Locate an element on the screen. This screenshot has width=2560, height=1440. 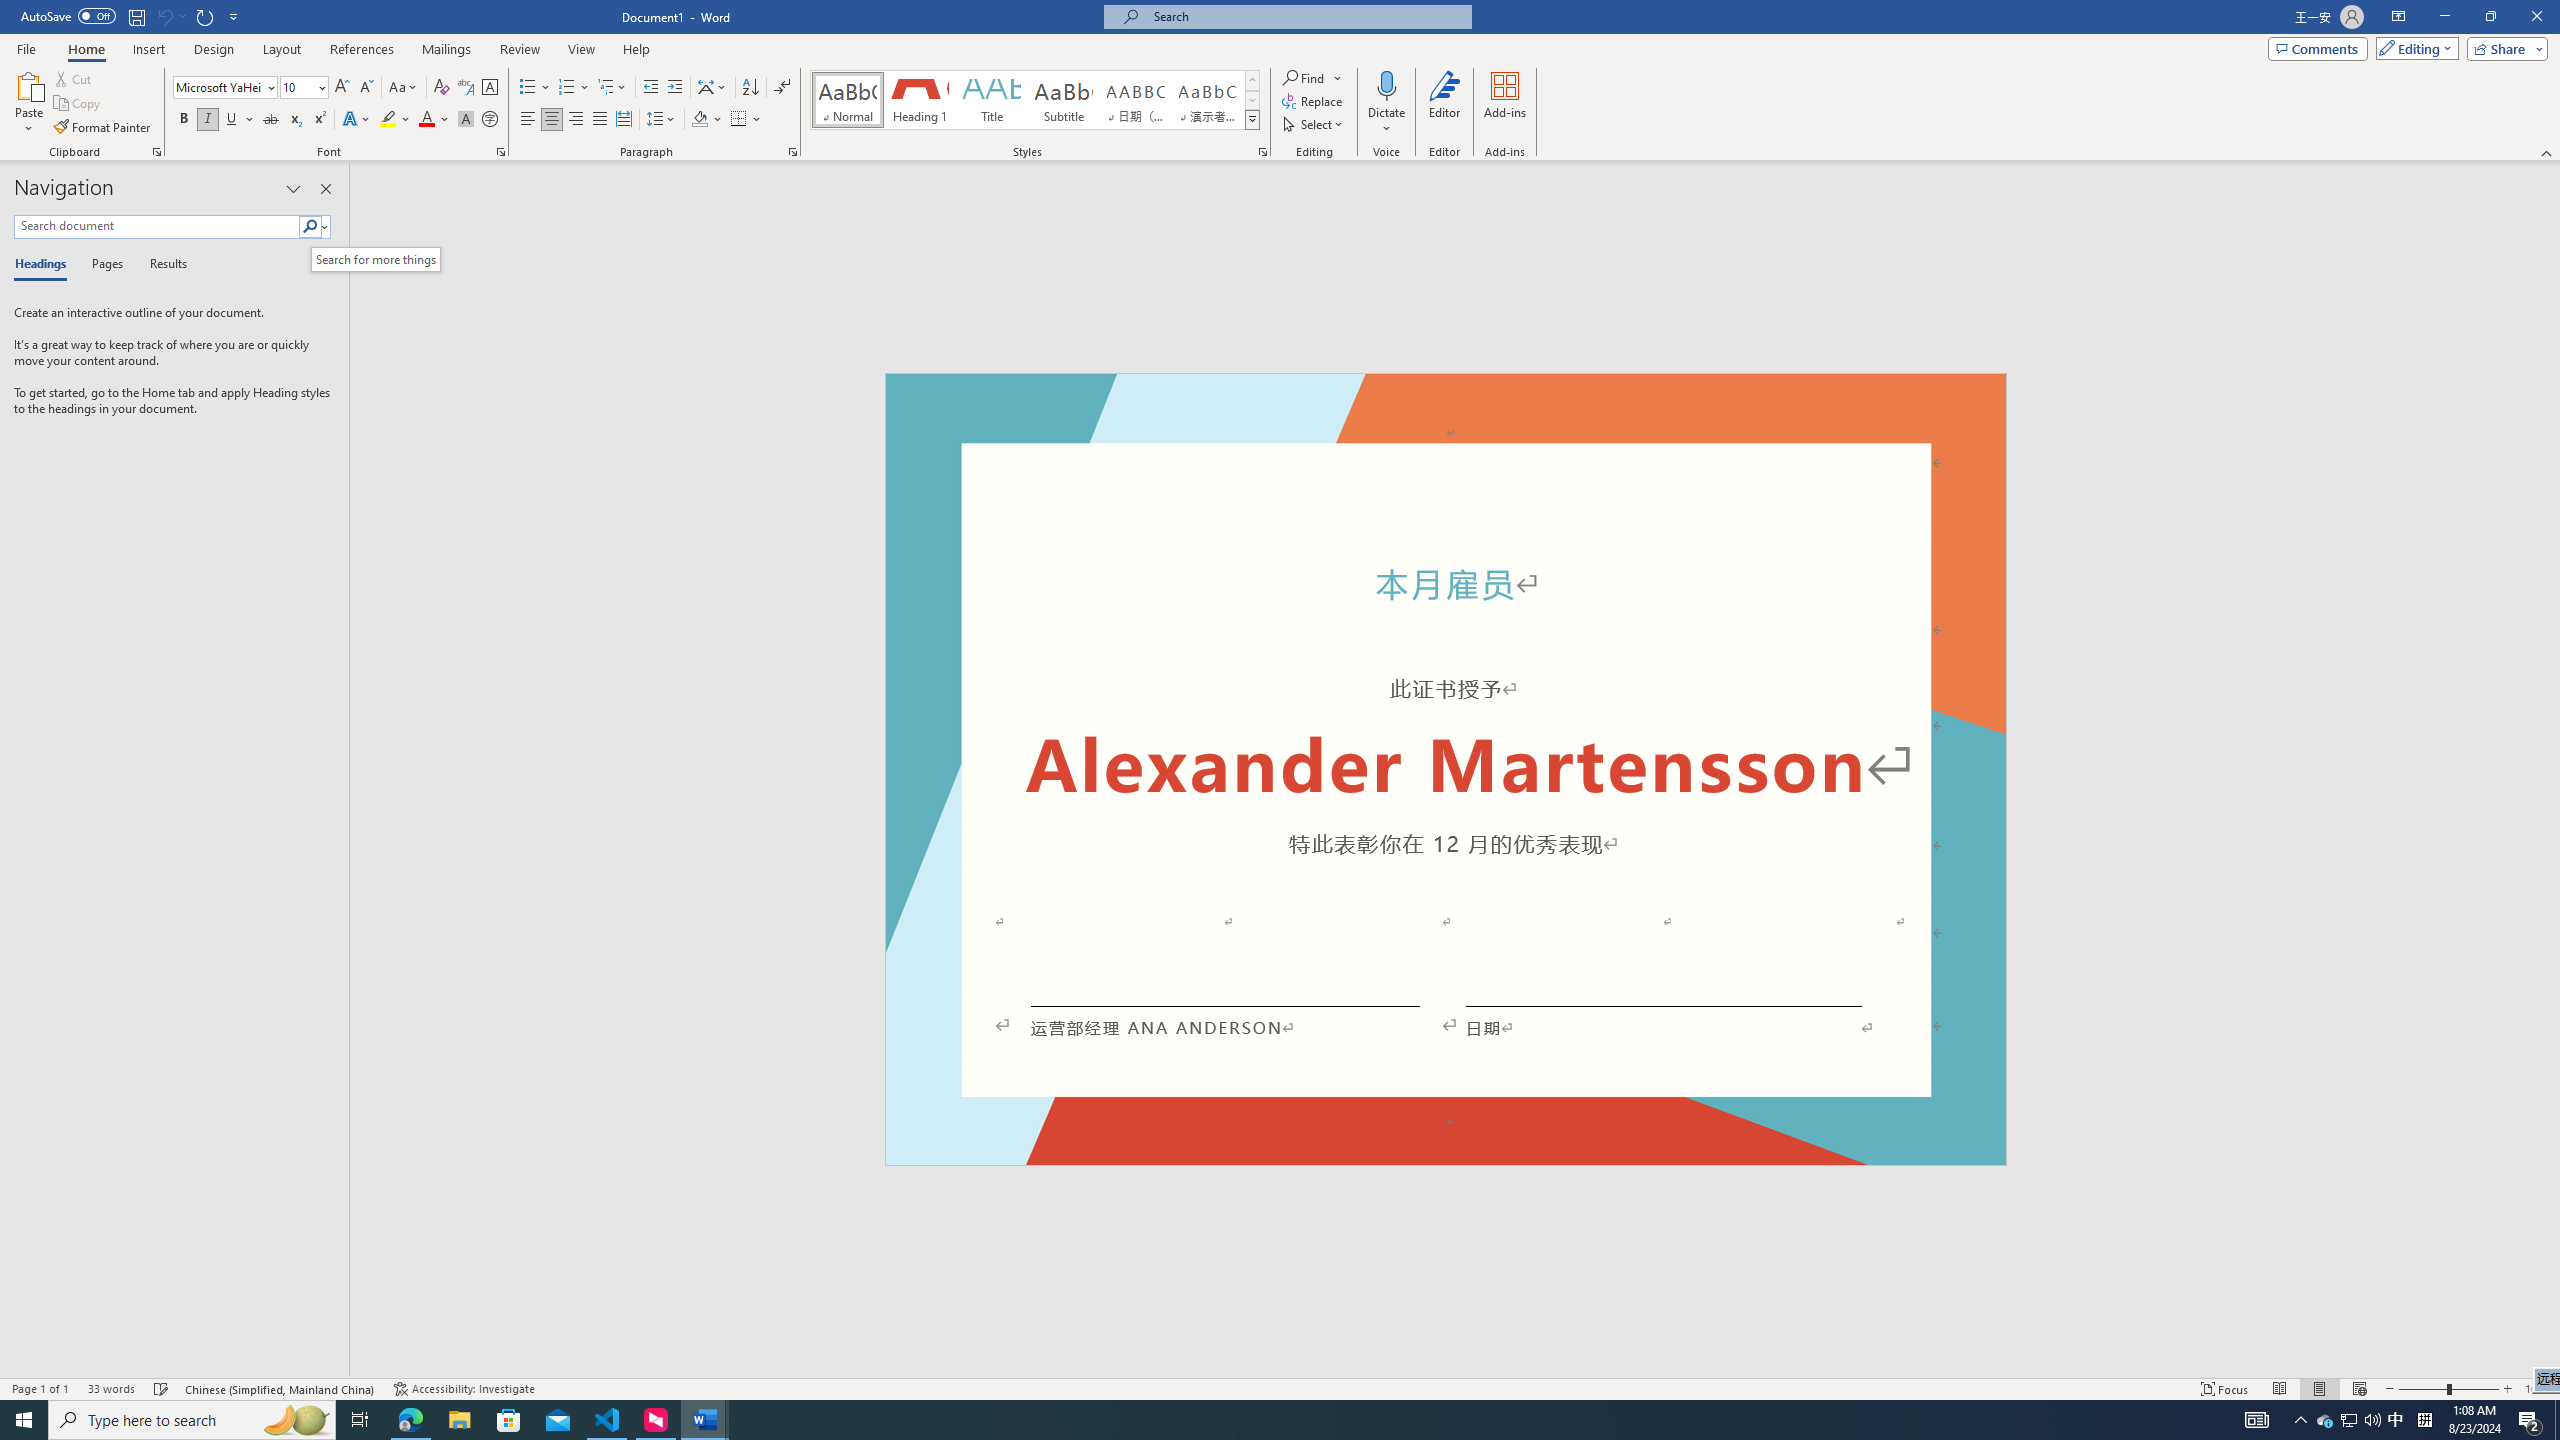
'Search for more things' is located at coordinates (375, 258).